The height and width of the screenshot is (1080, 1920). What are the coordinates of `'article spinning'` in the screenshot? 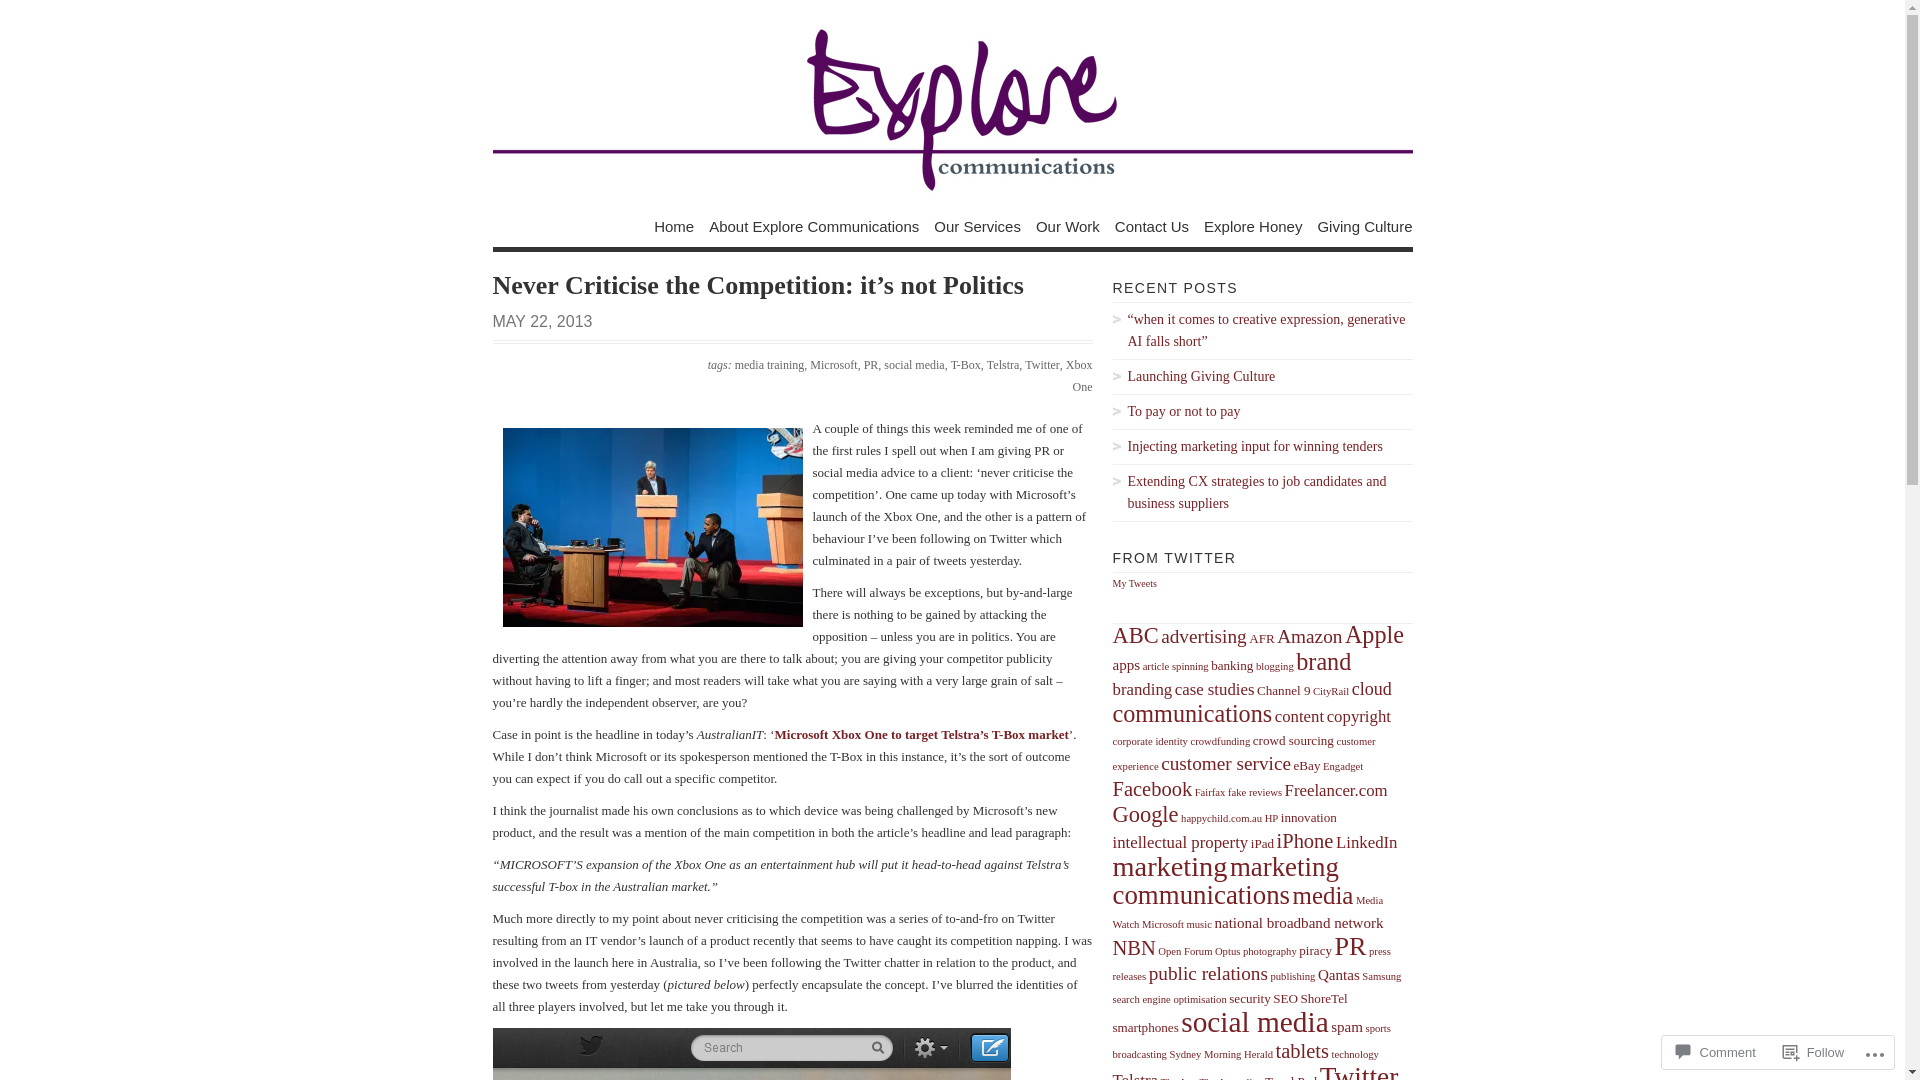 It's located at (1176, 666).